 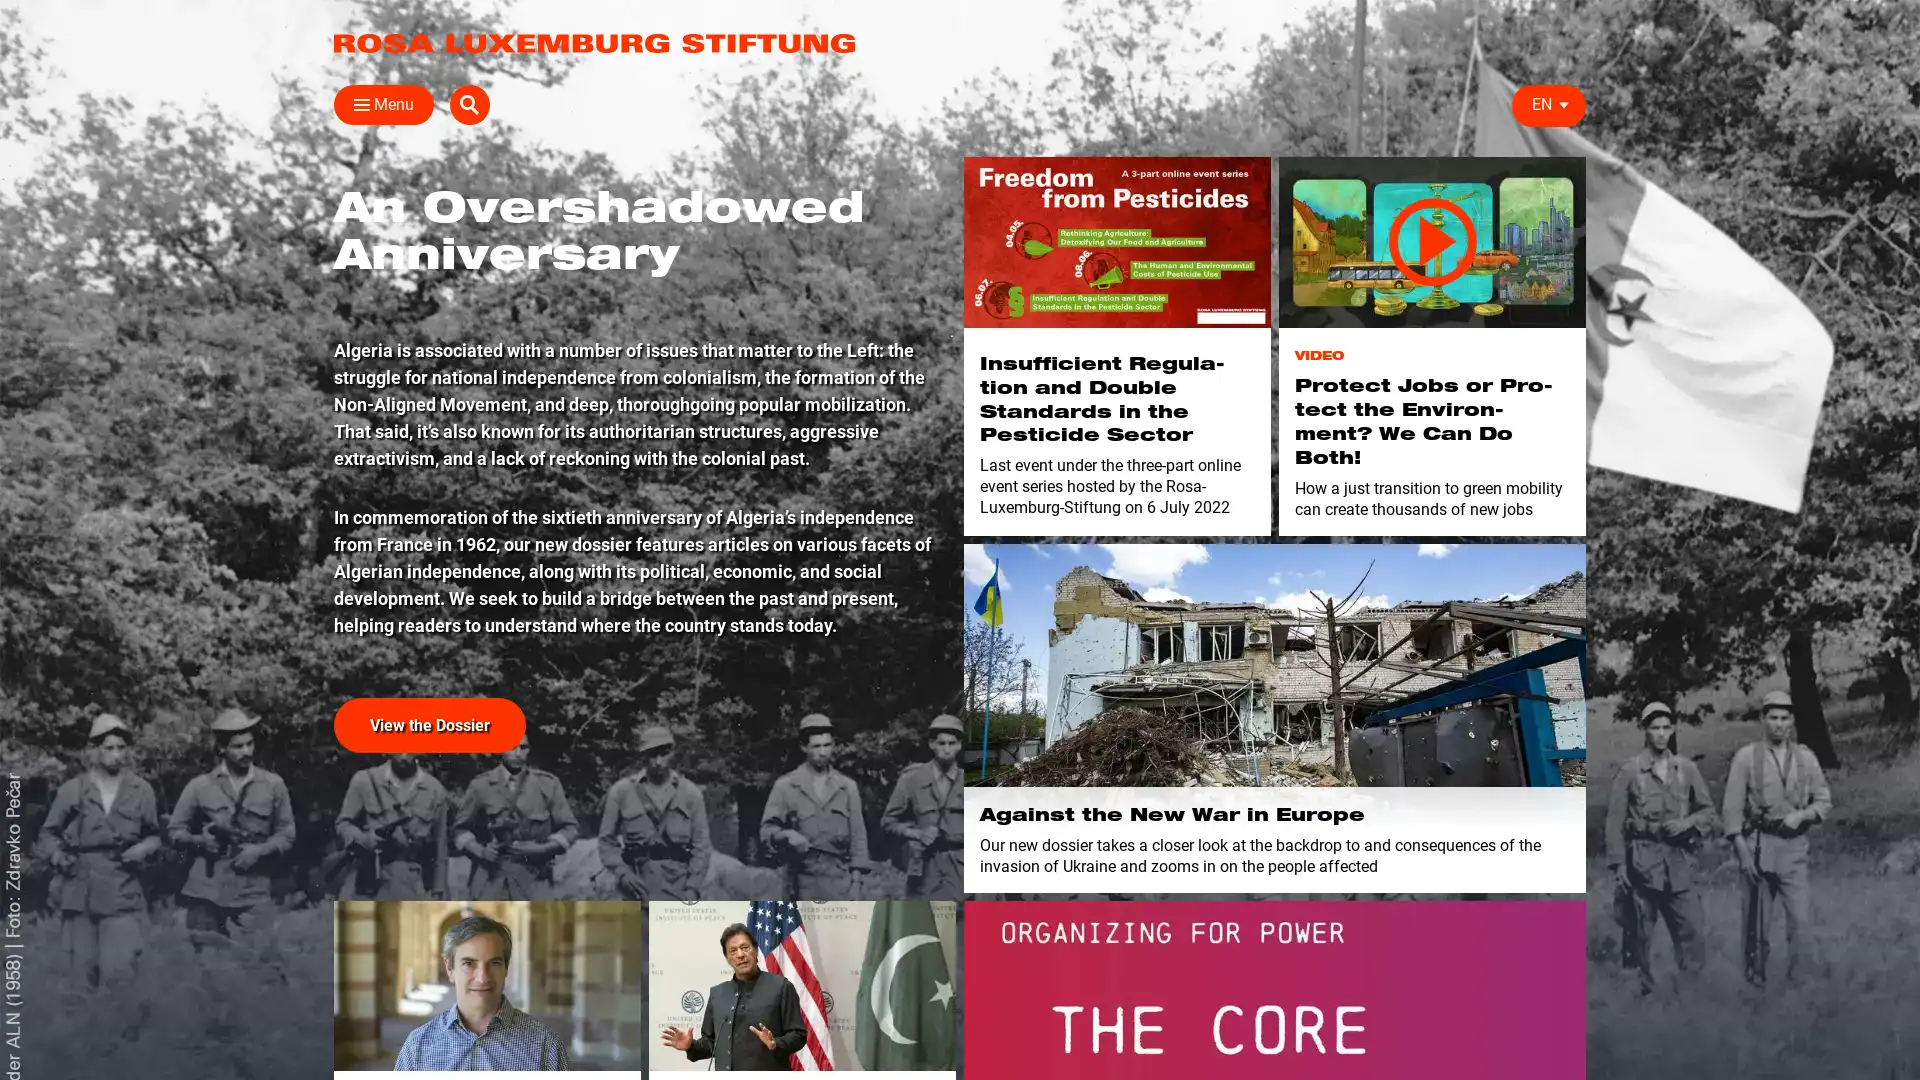 What do you see at coordinates (325, 394) in the screenshot?
I see `Show more / less` at bounding box center [325, 394].